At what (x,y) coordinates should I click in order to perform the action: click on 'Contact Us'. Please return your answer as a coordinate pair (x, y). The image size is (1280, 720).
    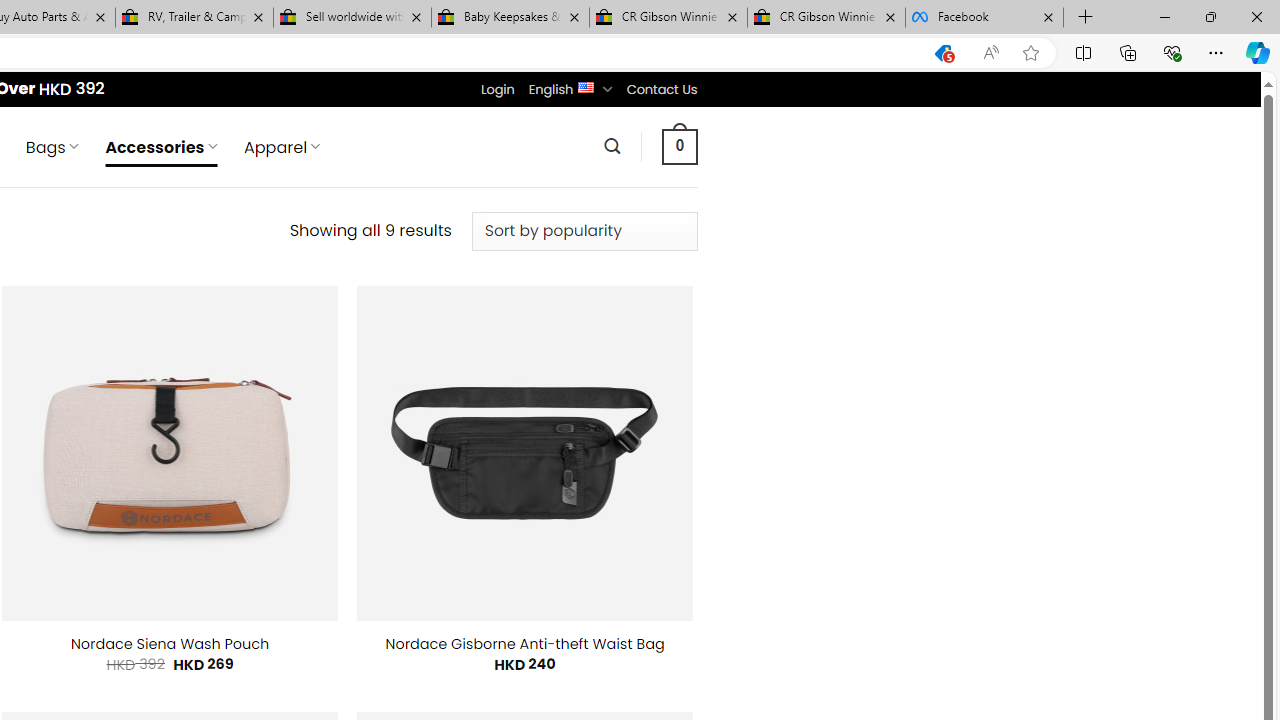
    Looking at the image, I should click on (661, 88).